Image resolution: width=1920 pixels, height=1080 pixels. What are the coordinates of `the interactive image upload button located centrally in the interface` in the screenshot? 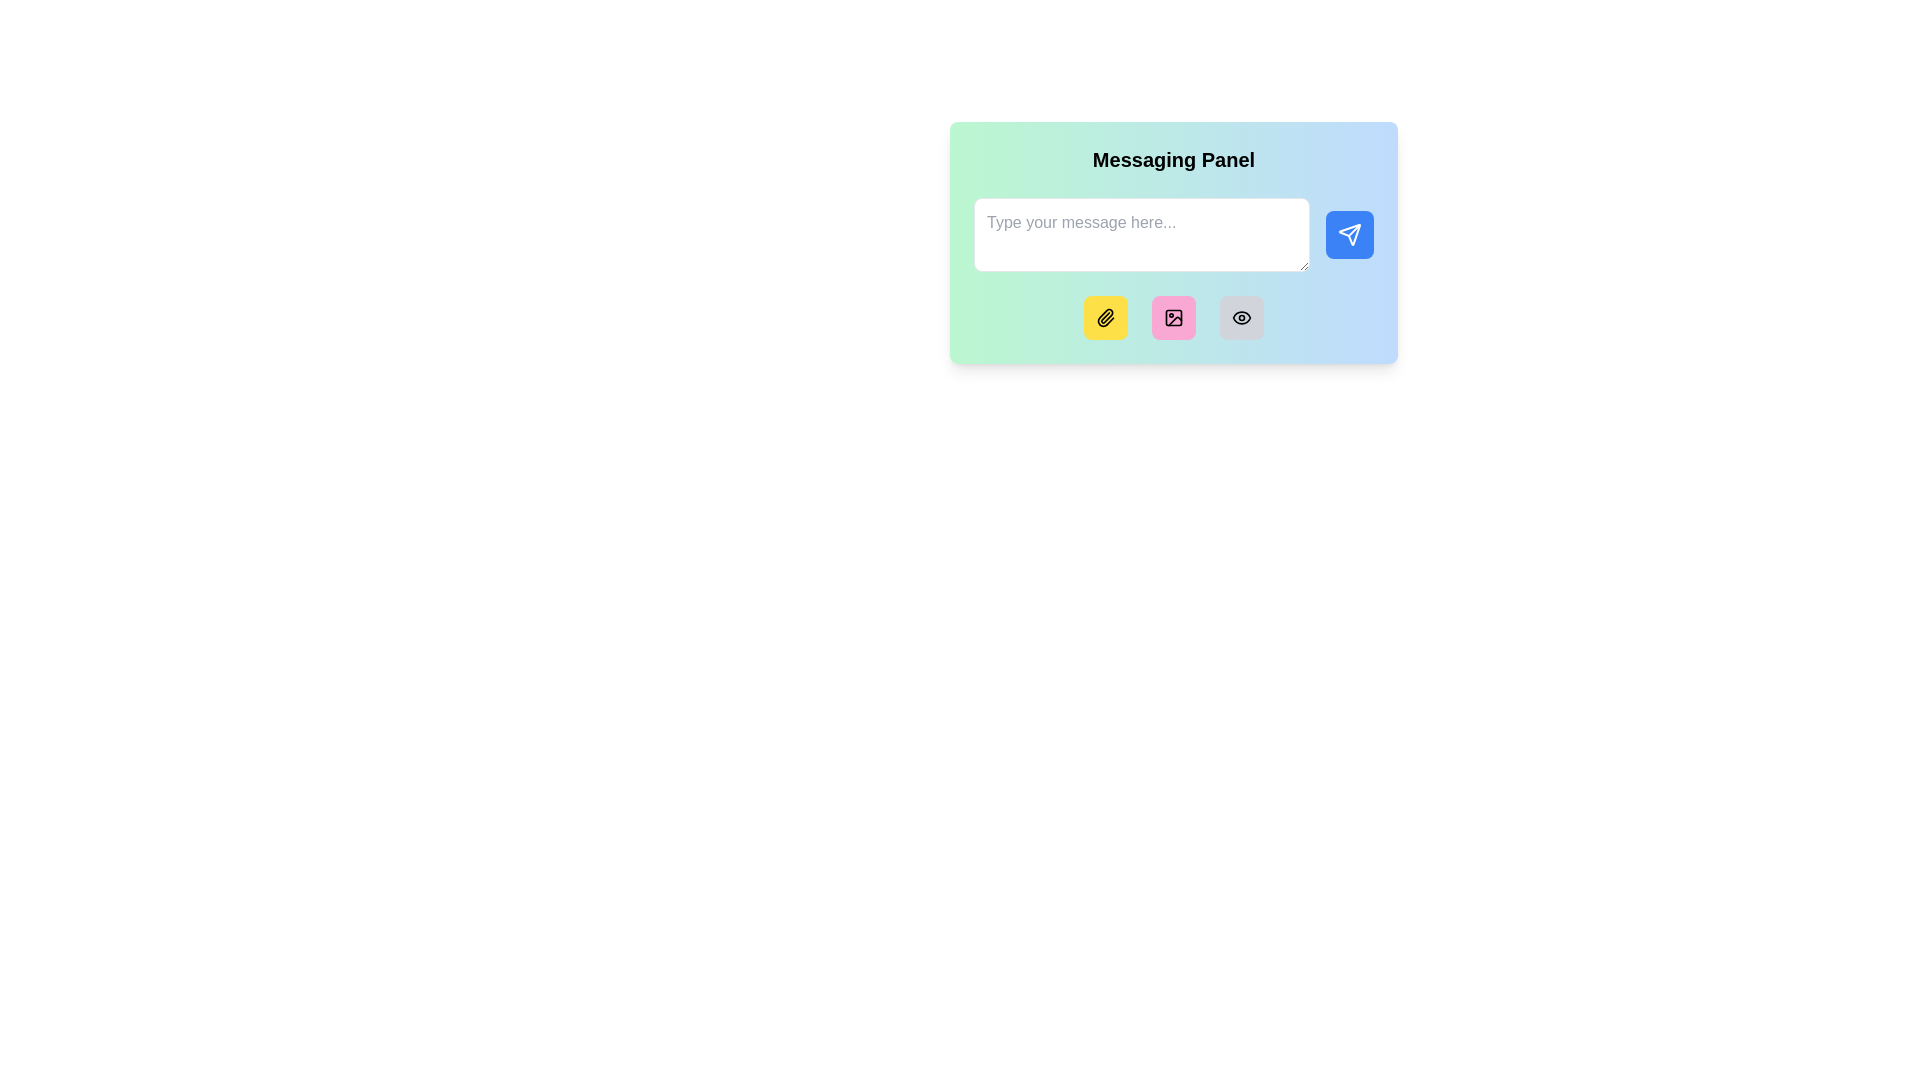 It's located at (1174, 316).